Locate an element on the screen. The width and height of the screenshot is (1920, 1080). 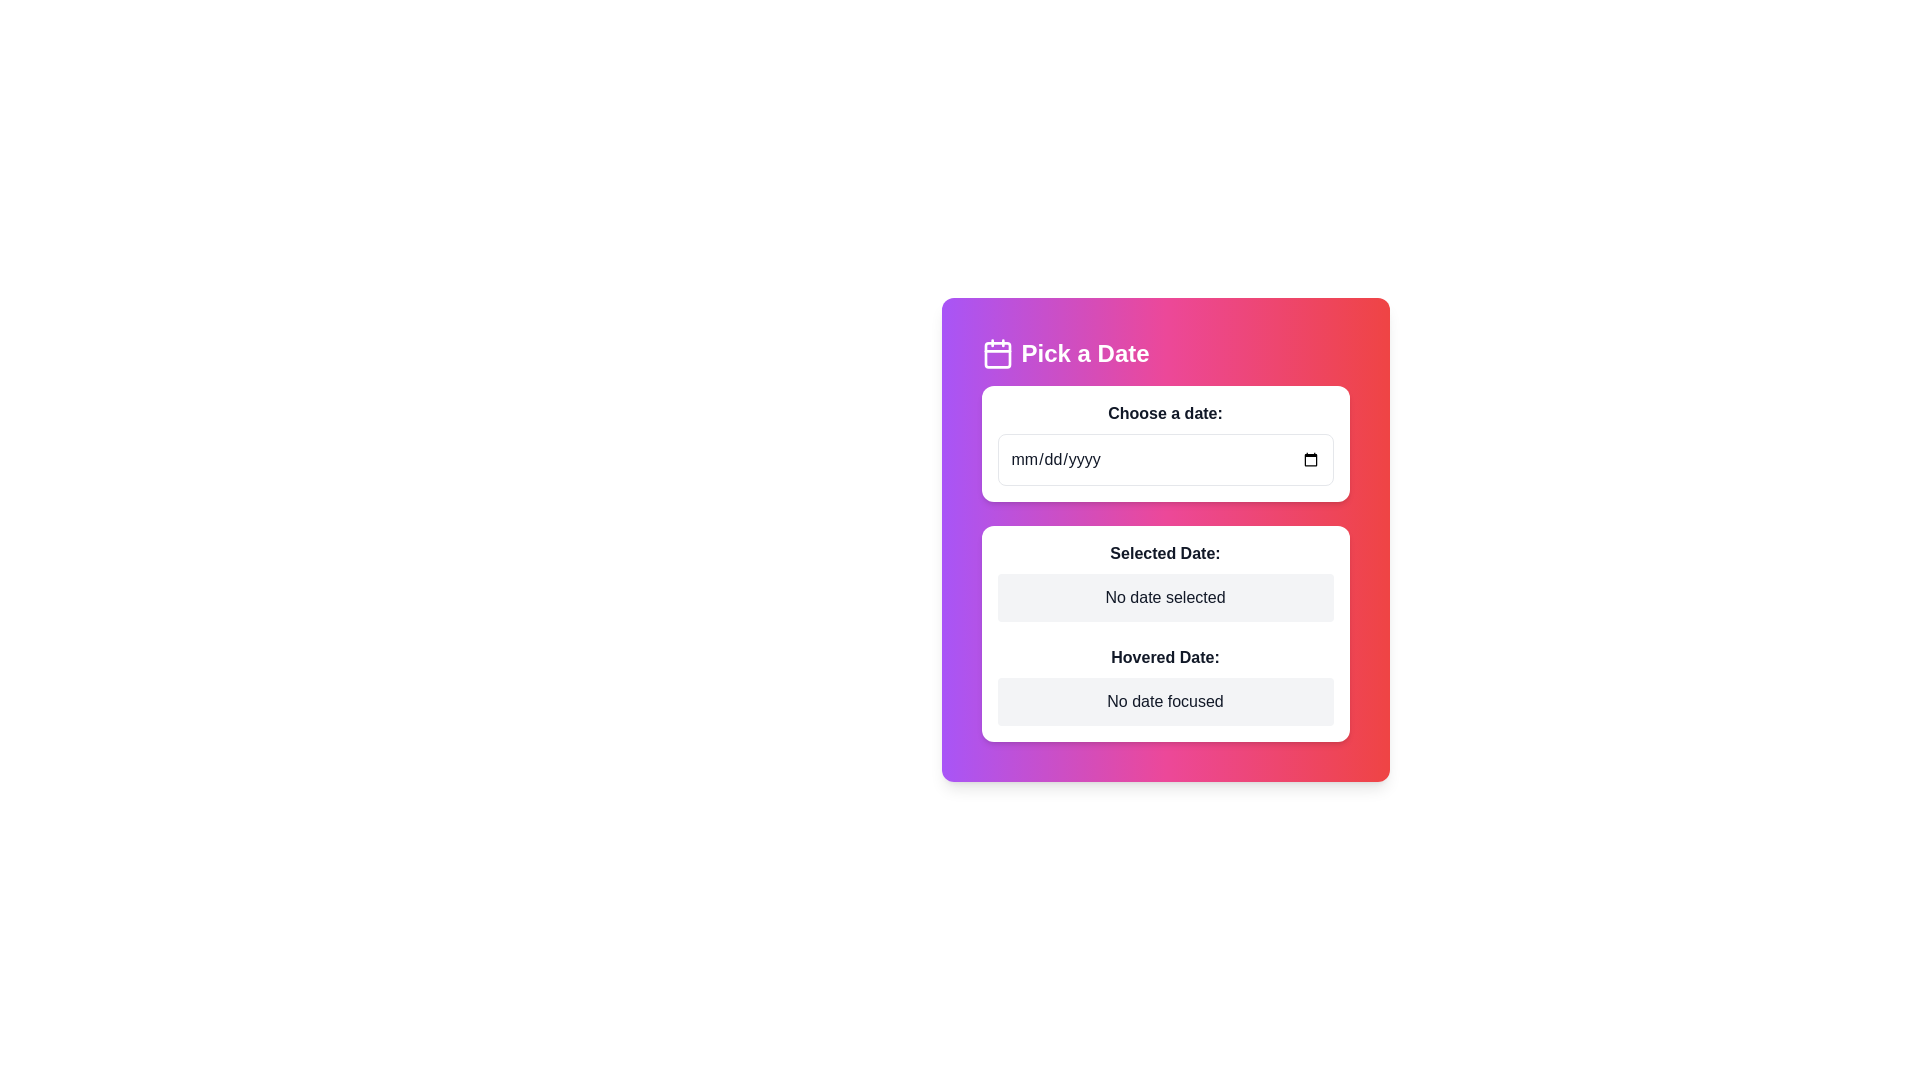
the static text label that states 'Hovered Date:' which is styled with a semi-bold font weight and is located below the 'Selected Date:' label is located at coordinates (1165, 658).